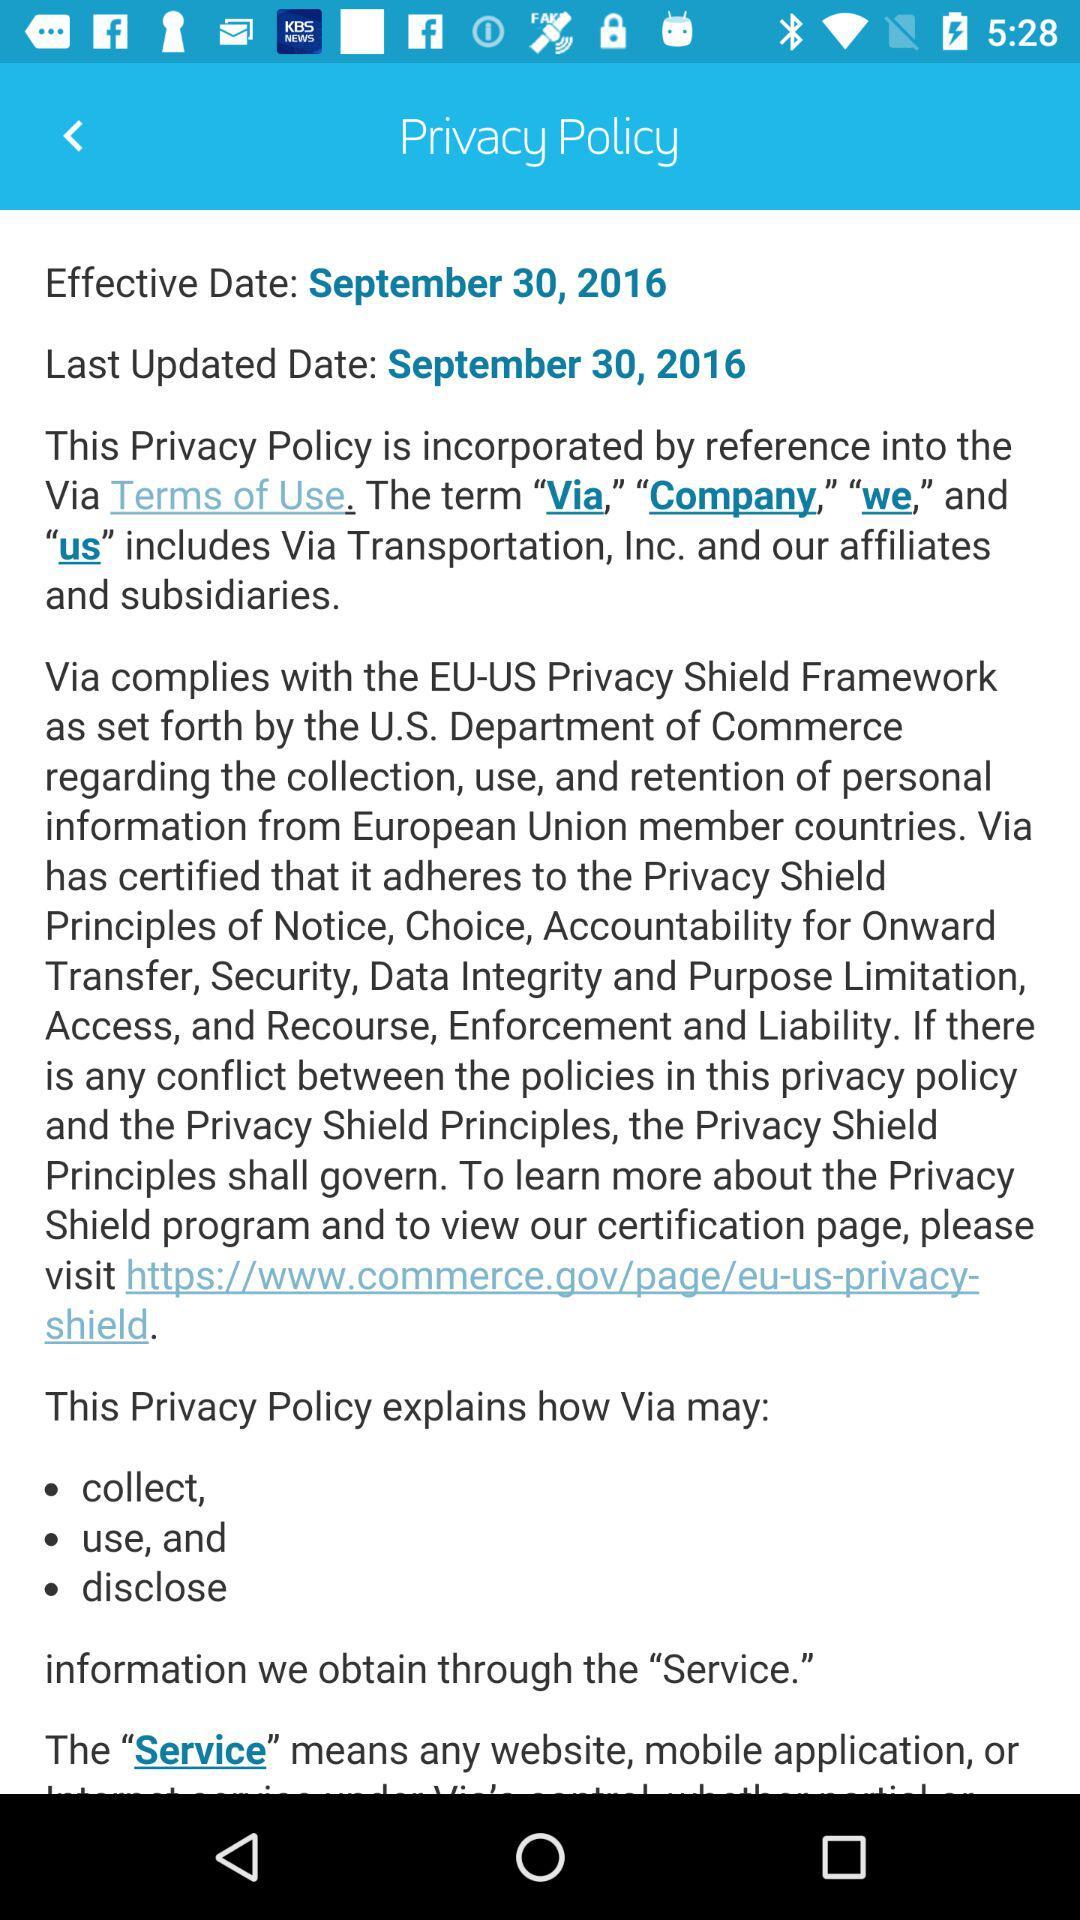  Describe the element at coordinates (540, 1002) in the screenshot. I see `privacy policy page` at that location.